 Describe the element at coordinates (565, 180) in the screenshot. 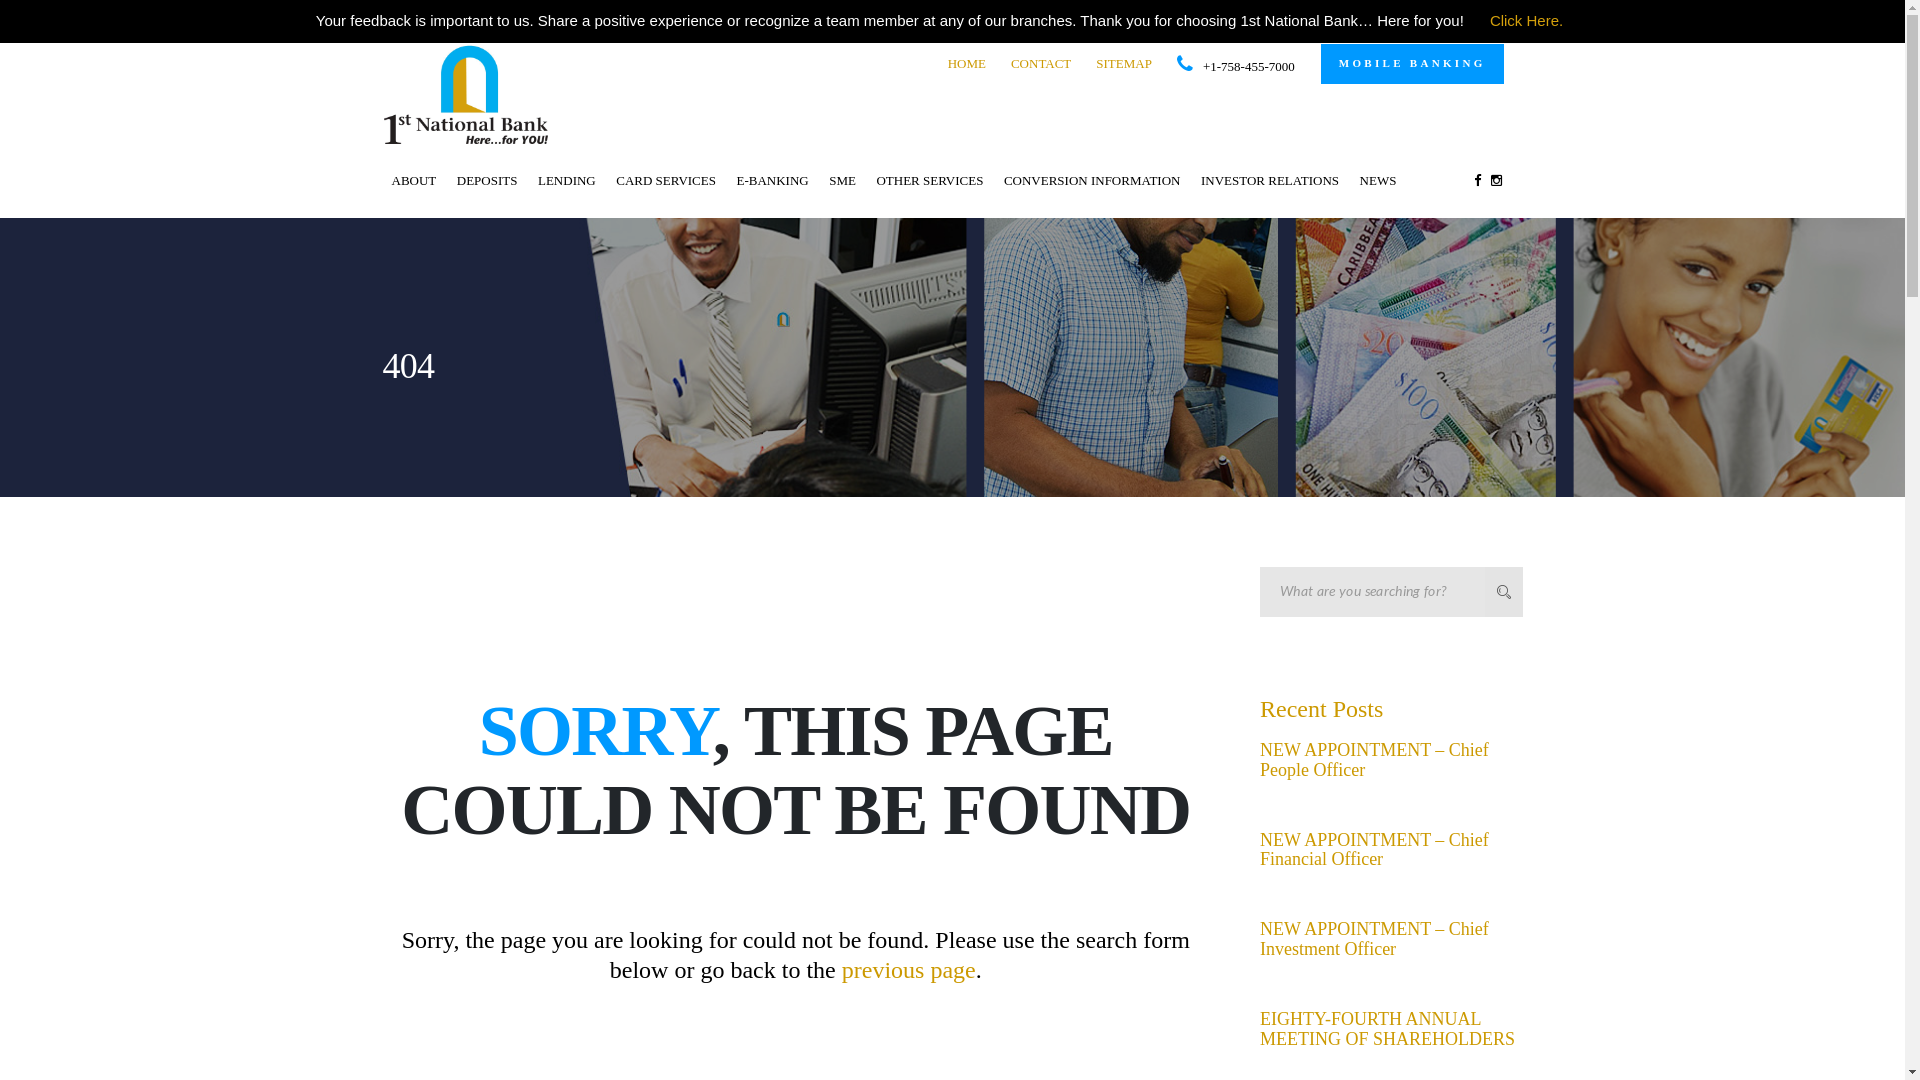

I see `'LENDING'` at that location.